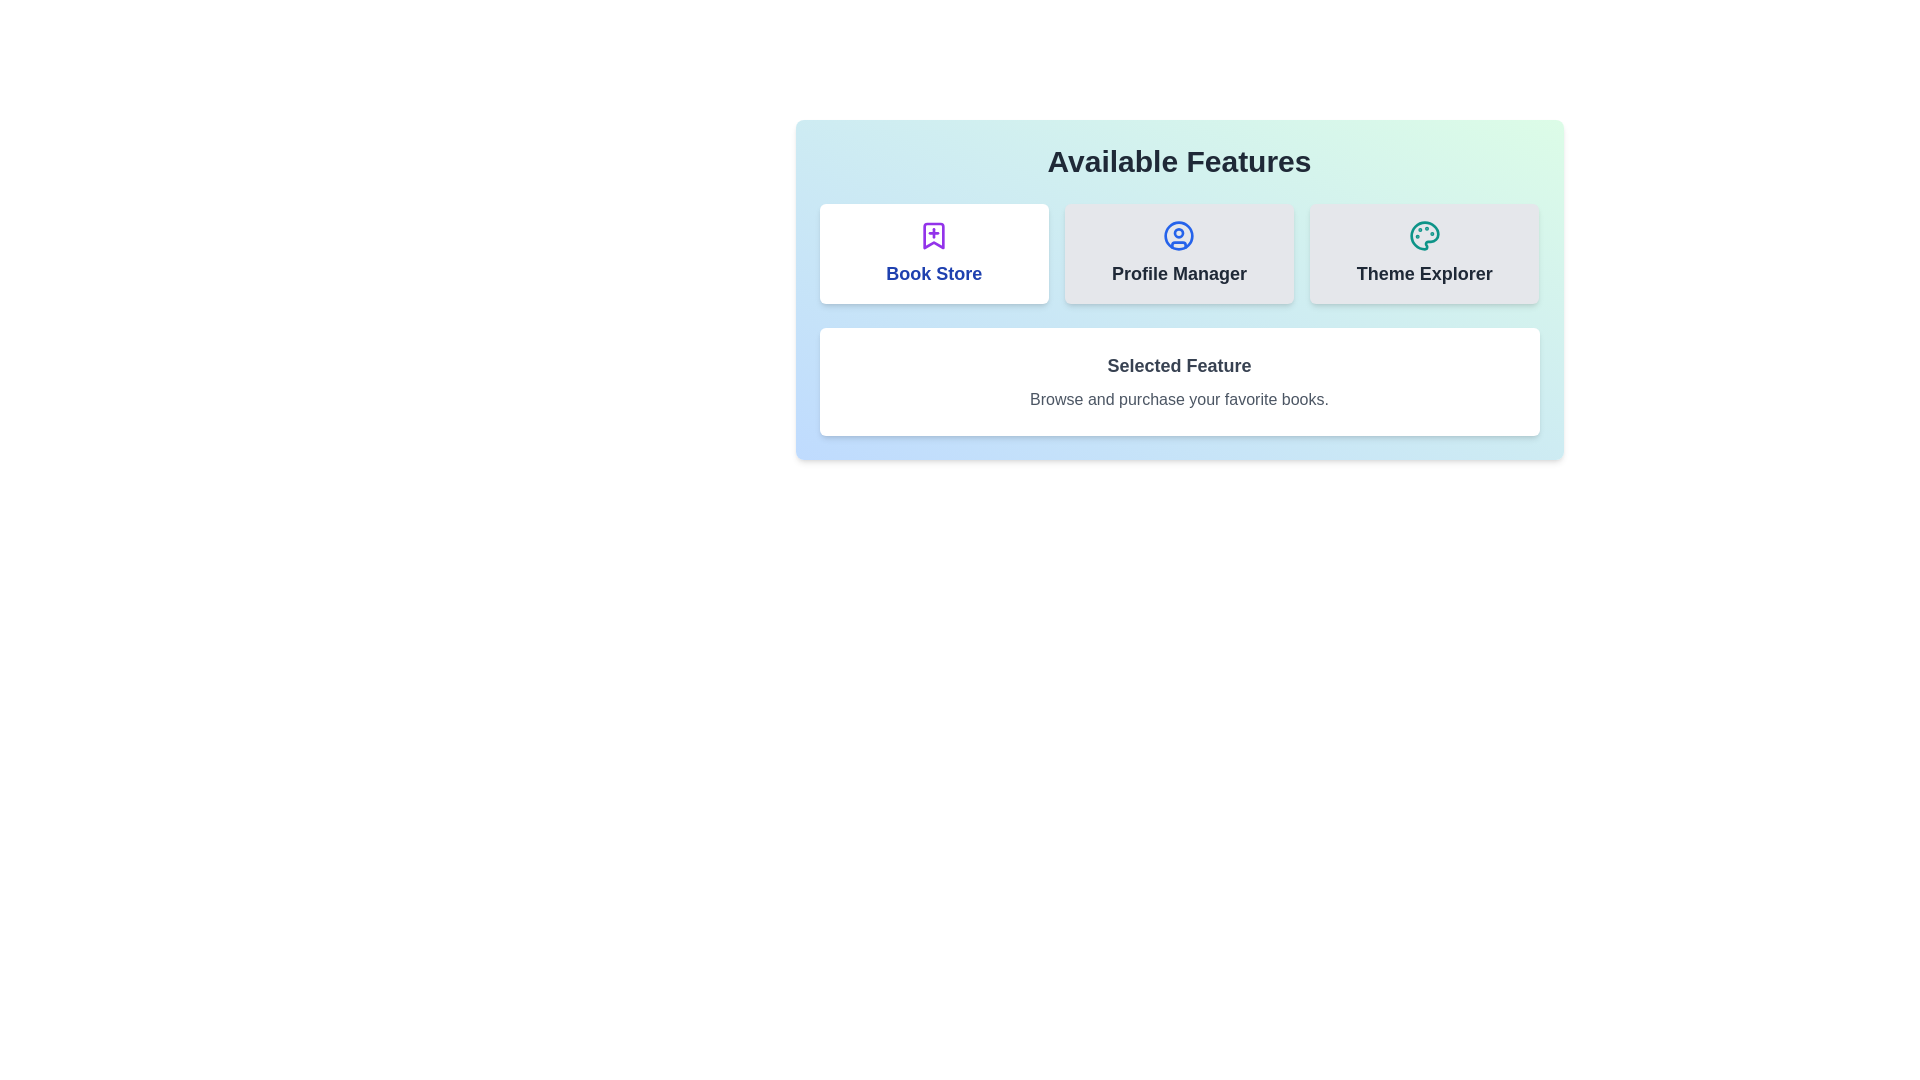 This screenshot has width=1920, height=1080. I want to click on the last button in the row of three buttons, which activates the 'Theme Explorer' feature of the application, so click(1423, 253).